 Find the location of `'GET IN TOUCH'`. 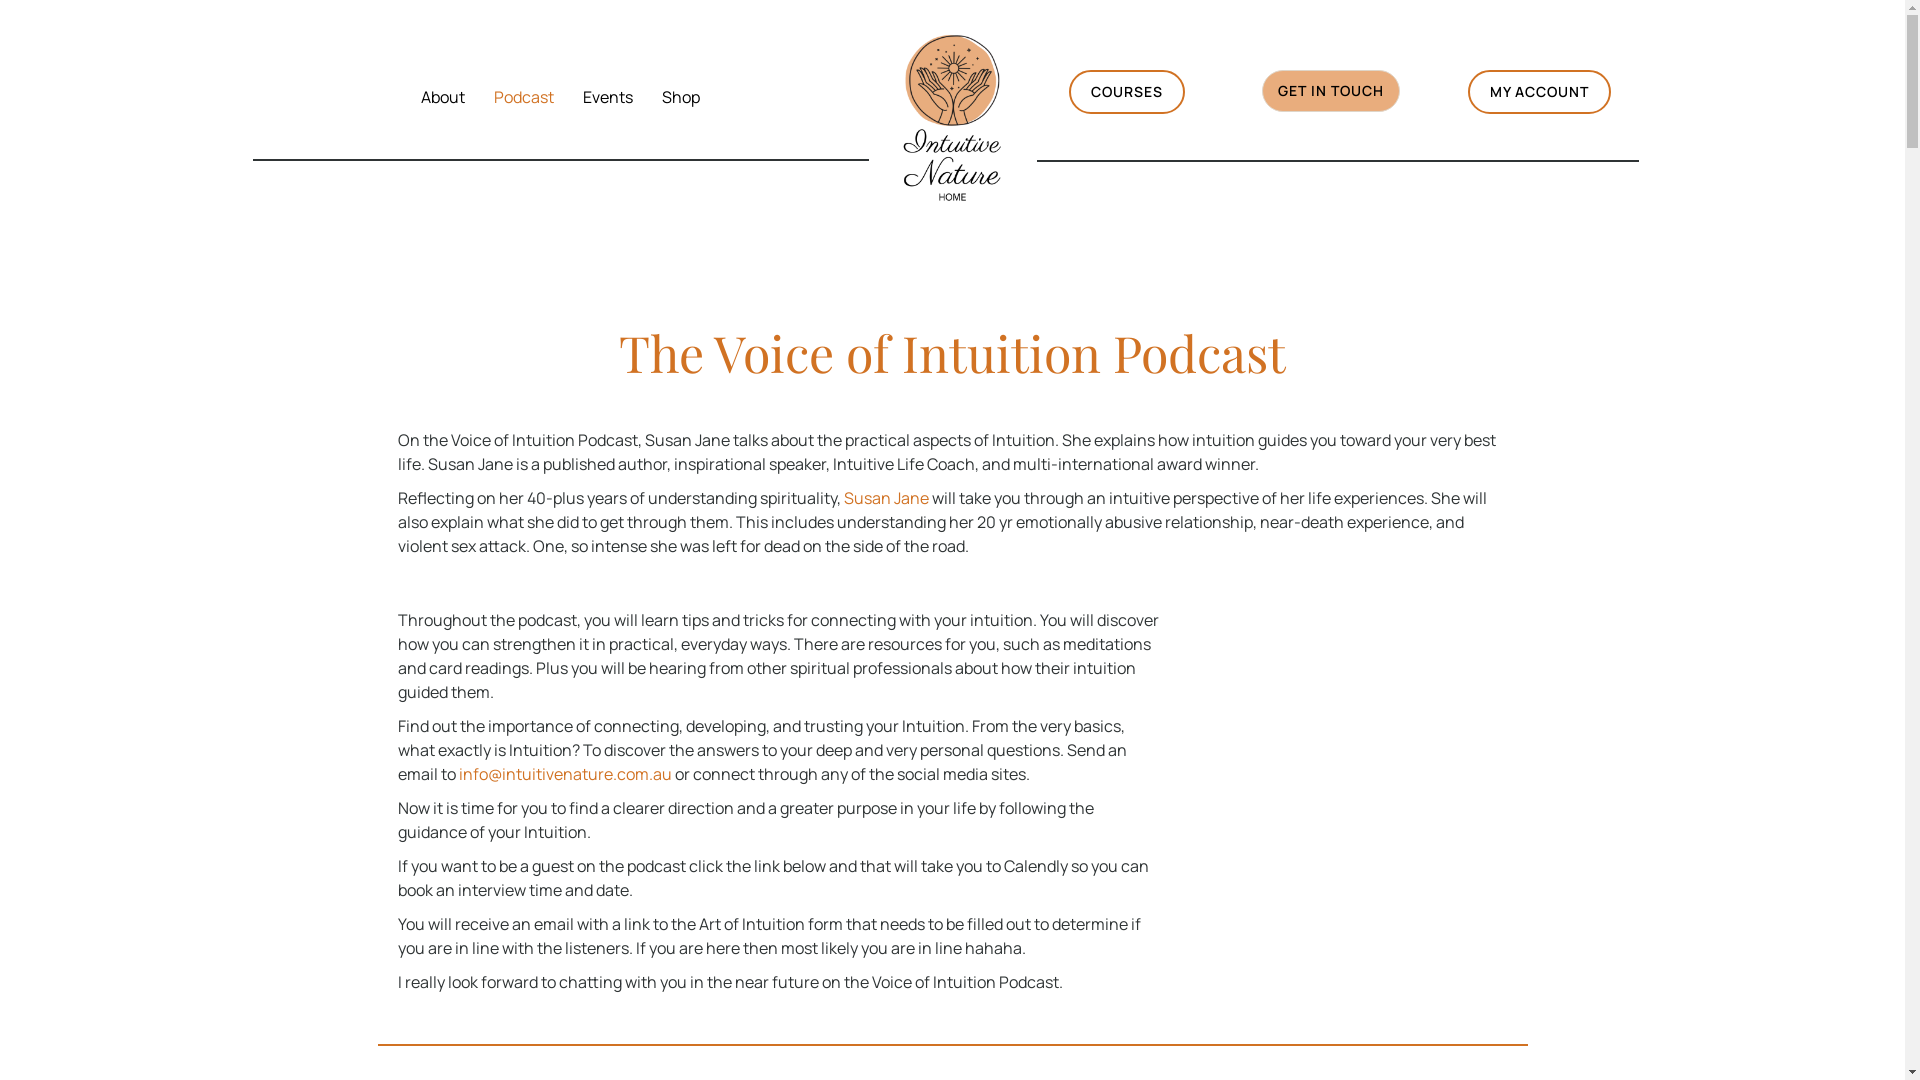

'GET IN TOUCH' is located at coordinates (1330, 91).